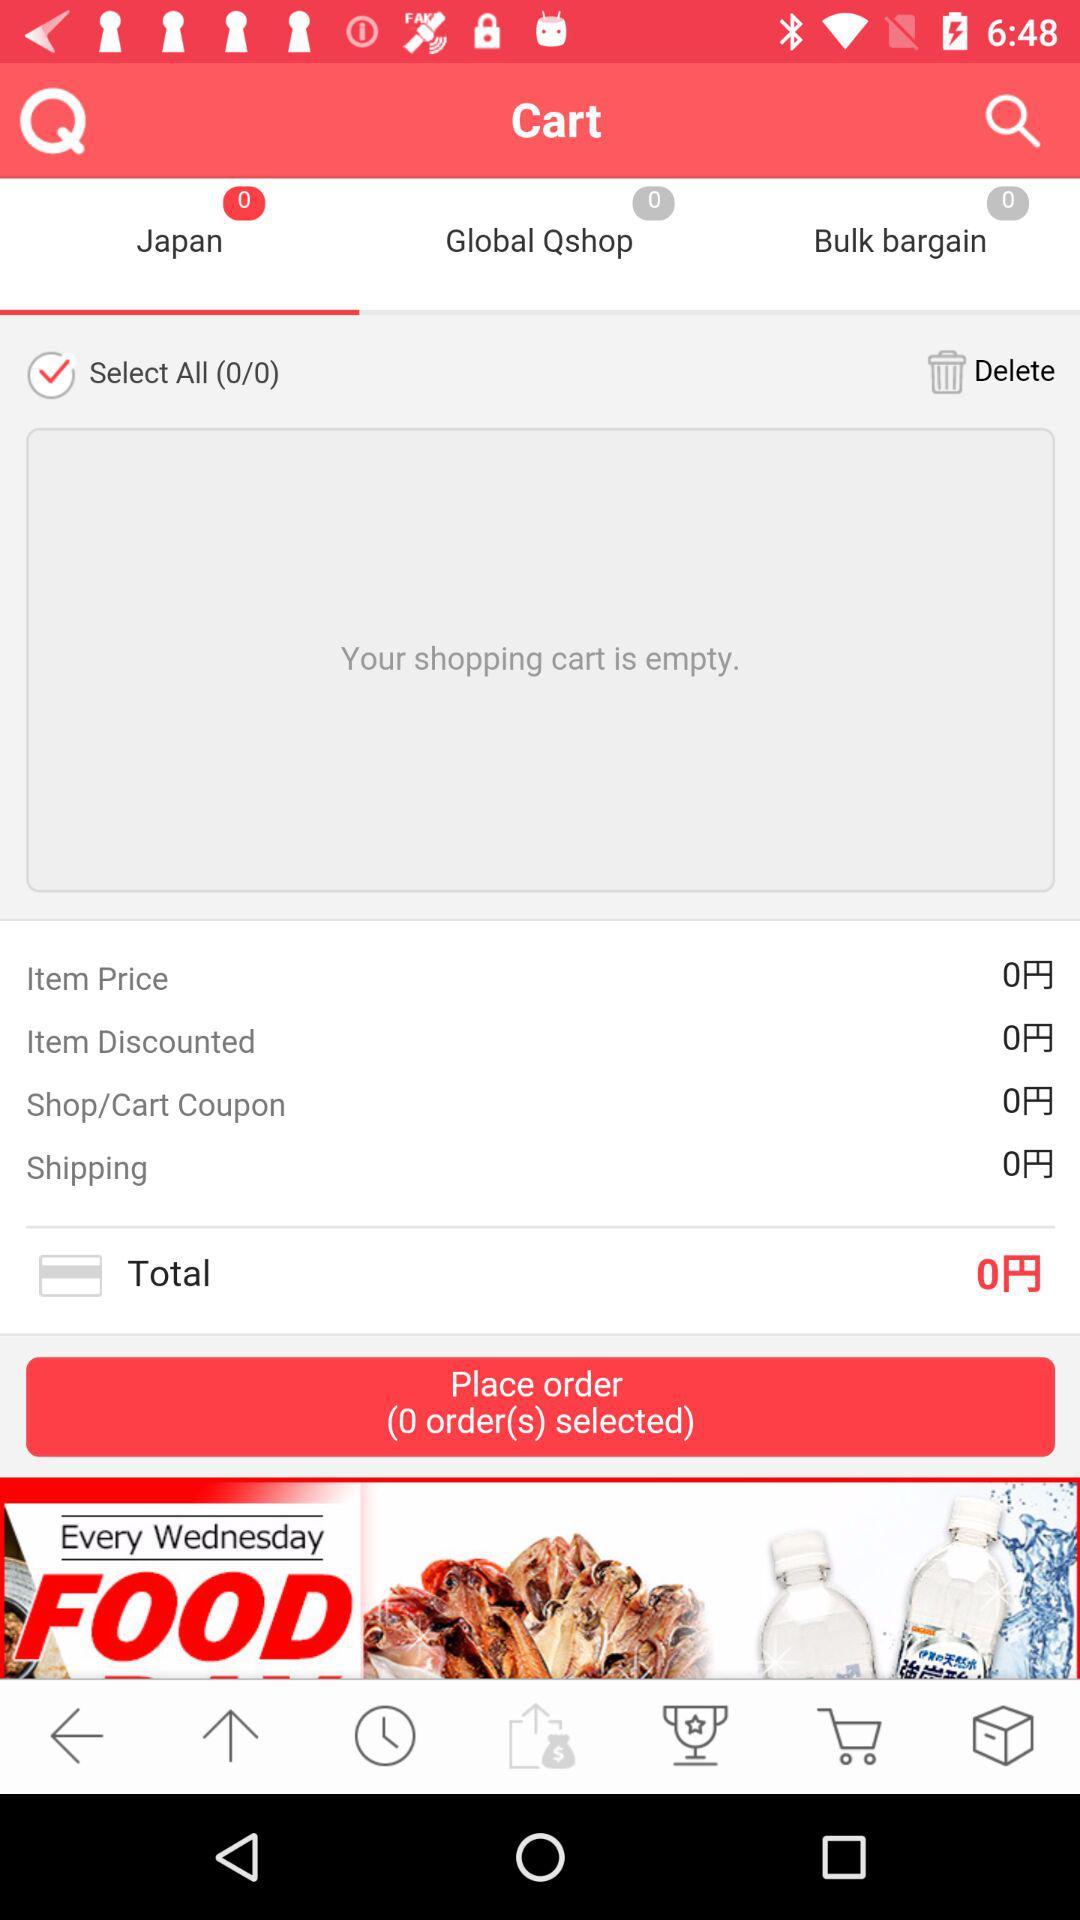 The image size is (1080, 1920). I want to click on up, so click(229, 1734).